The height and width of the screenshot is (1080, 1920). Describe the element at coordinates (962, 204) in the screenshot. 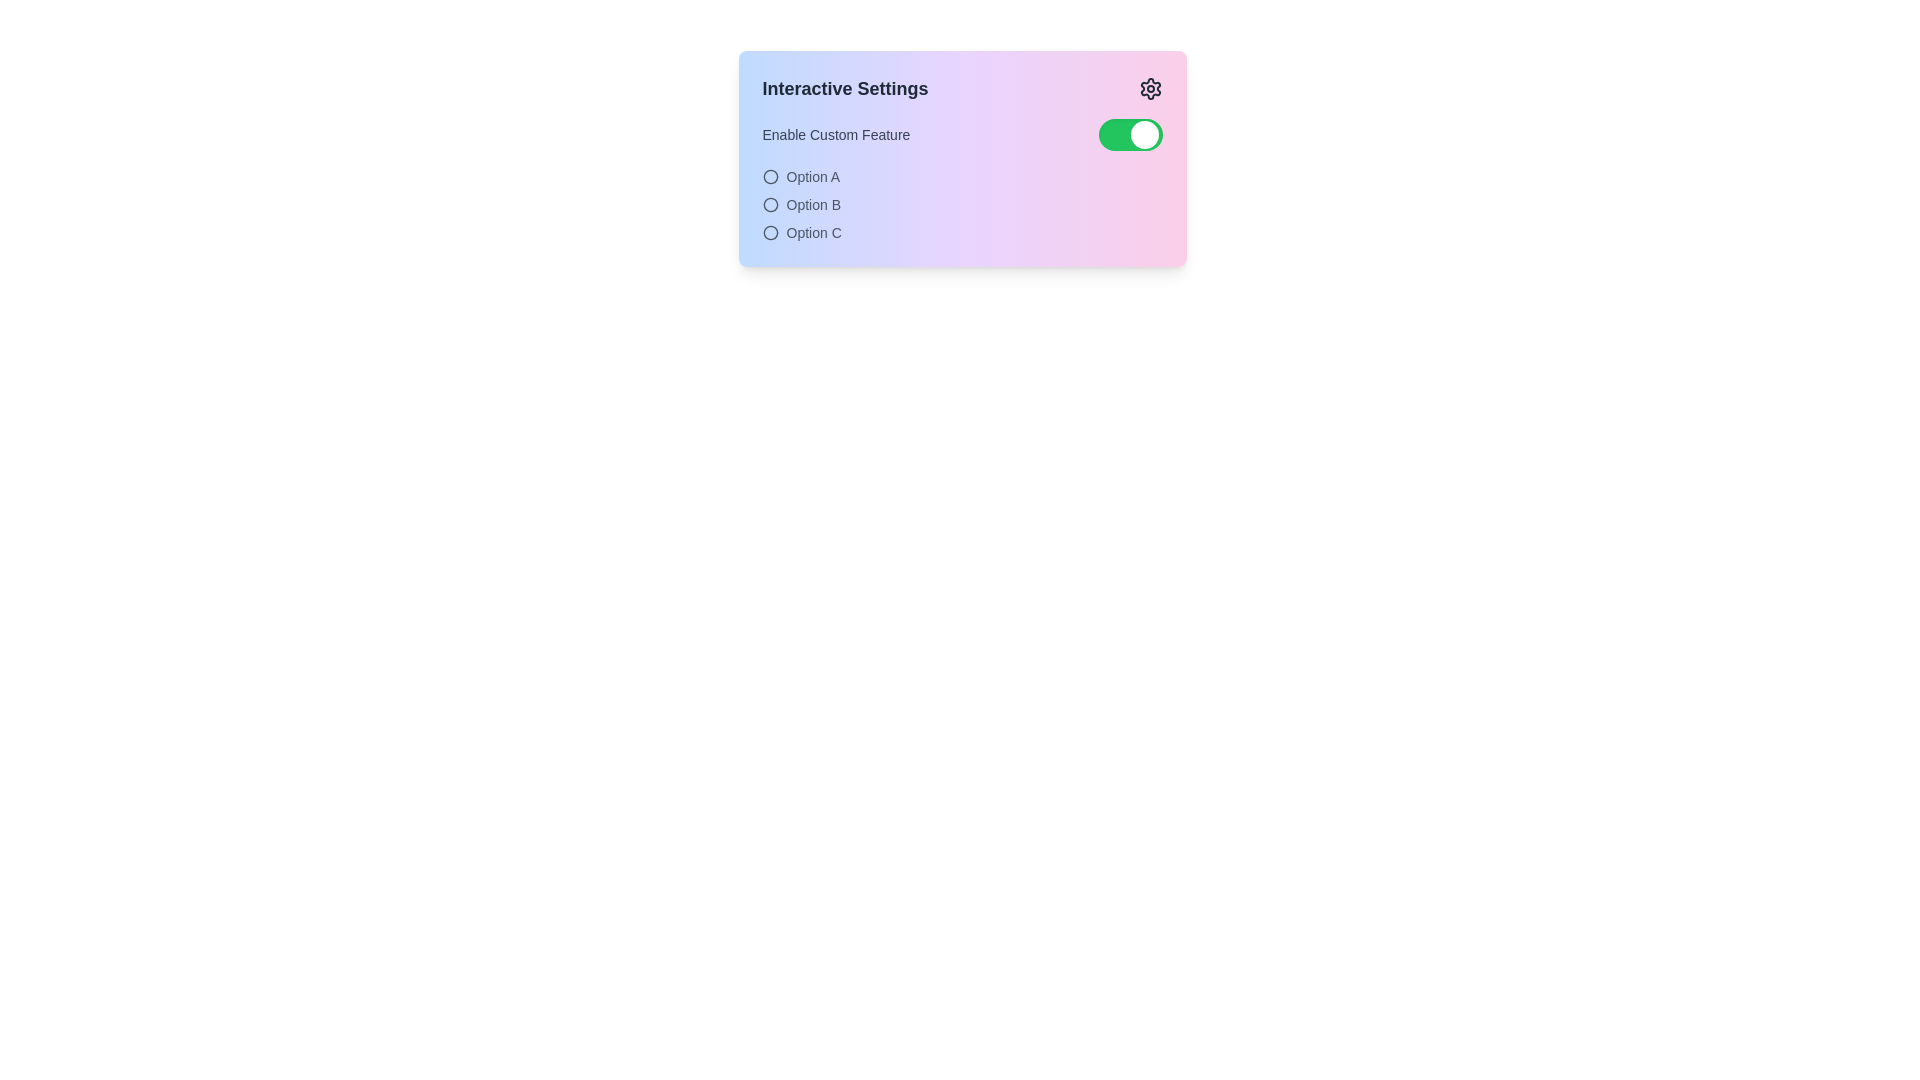

I see `the second radio button option in a vertical list of three options, which is located in the settings panel` at that location.